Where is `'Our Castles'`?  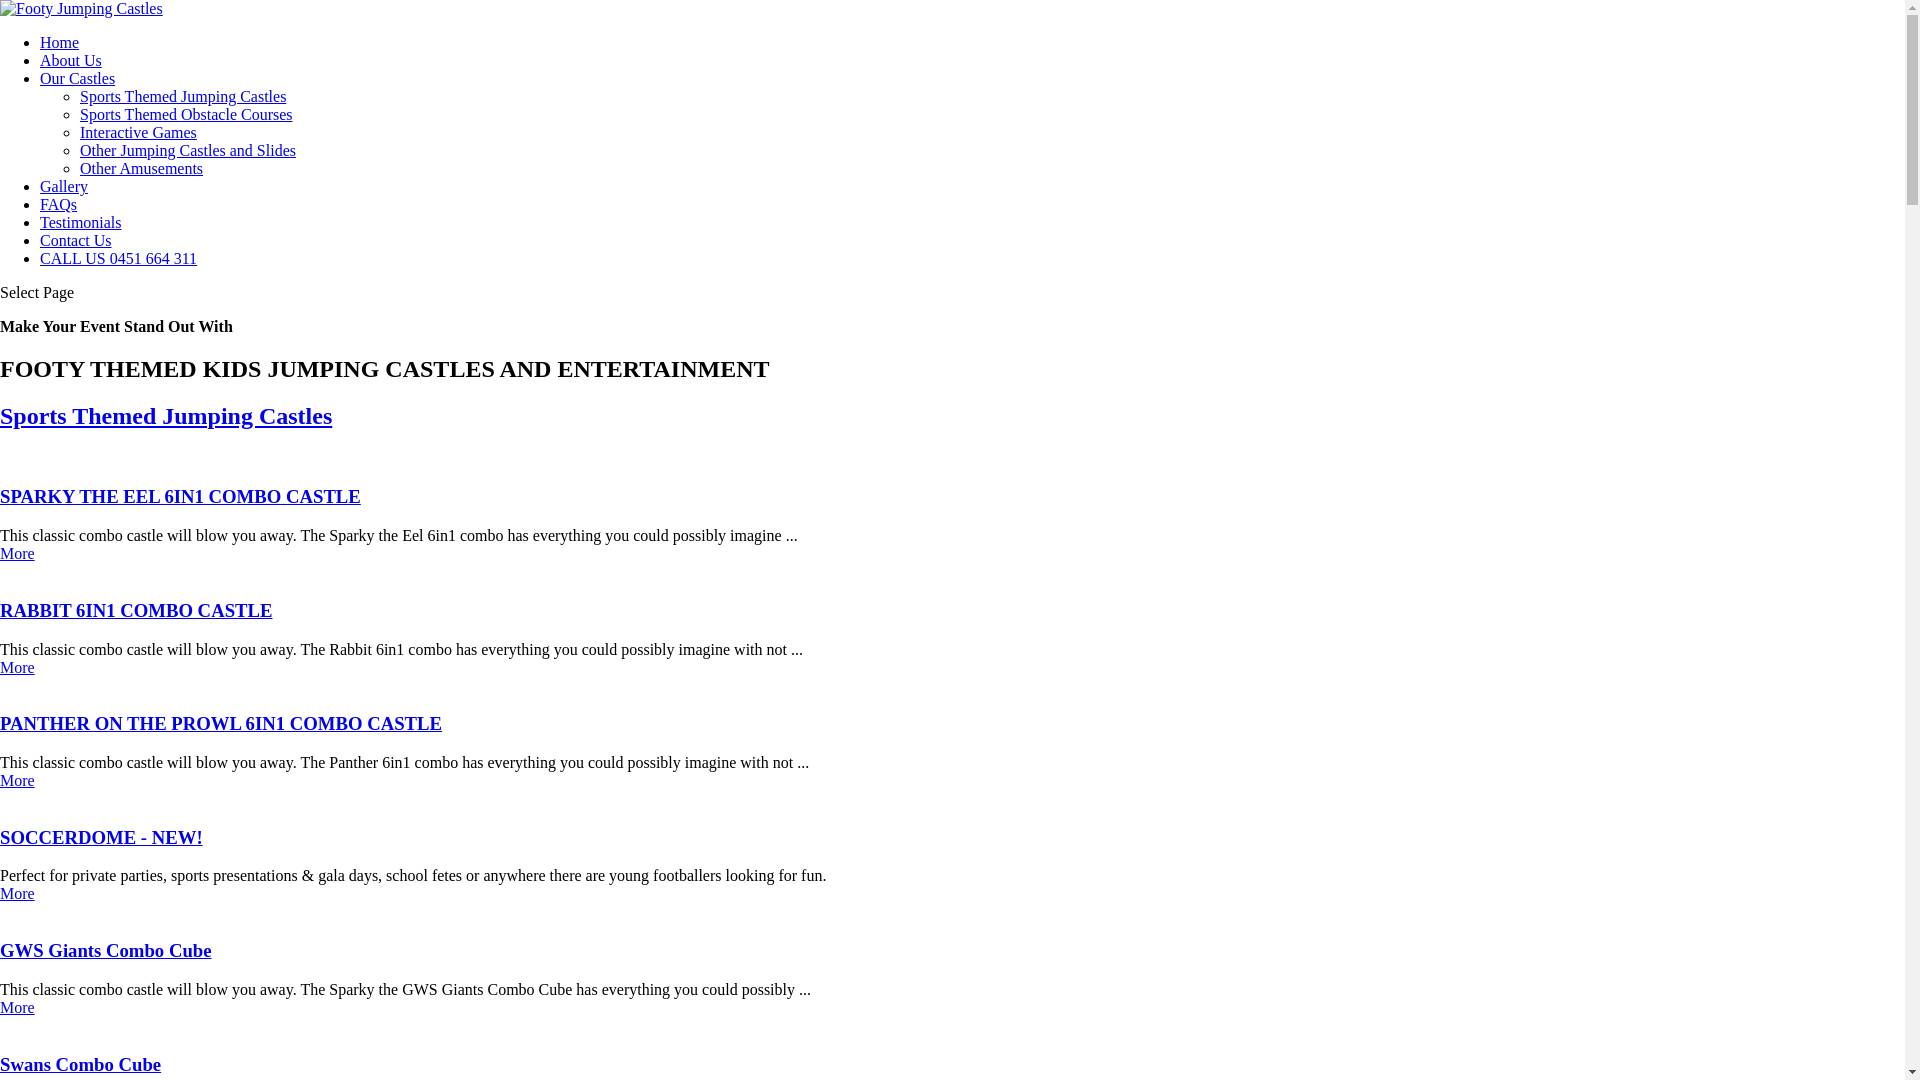
'Our Castles' is located at coordinates (77, 77).